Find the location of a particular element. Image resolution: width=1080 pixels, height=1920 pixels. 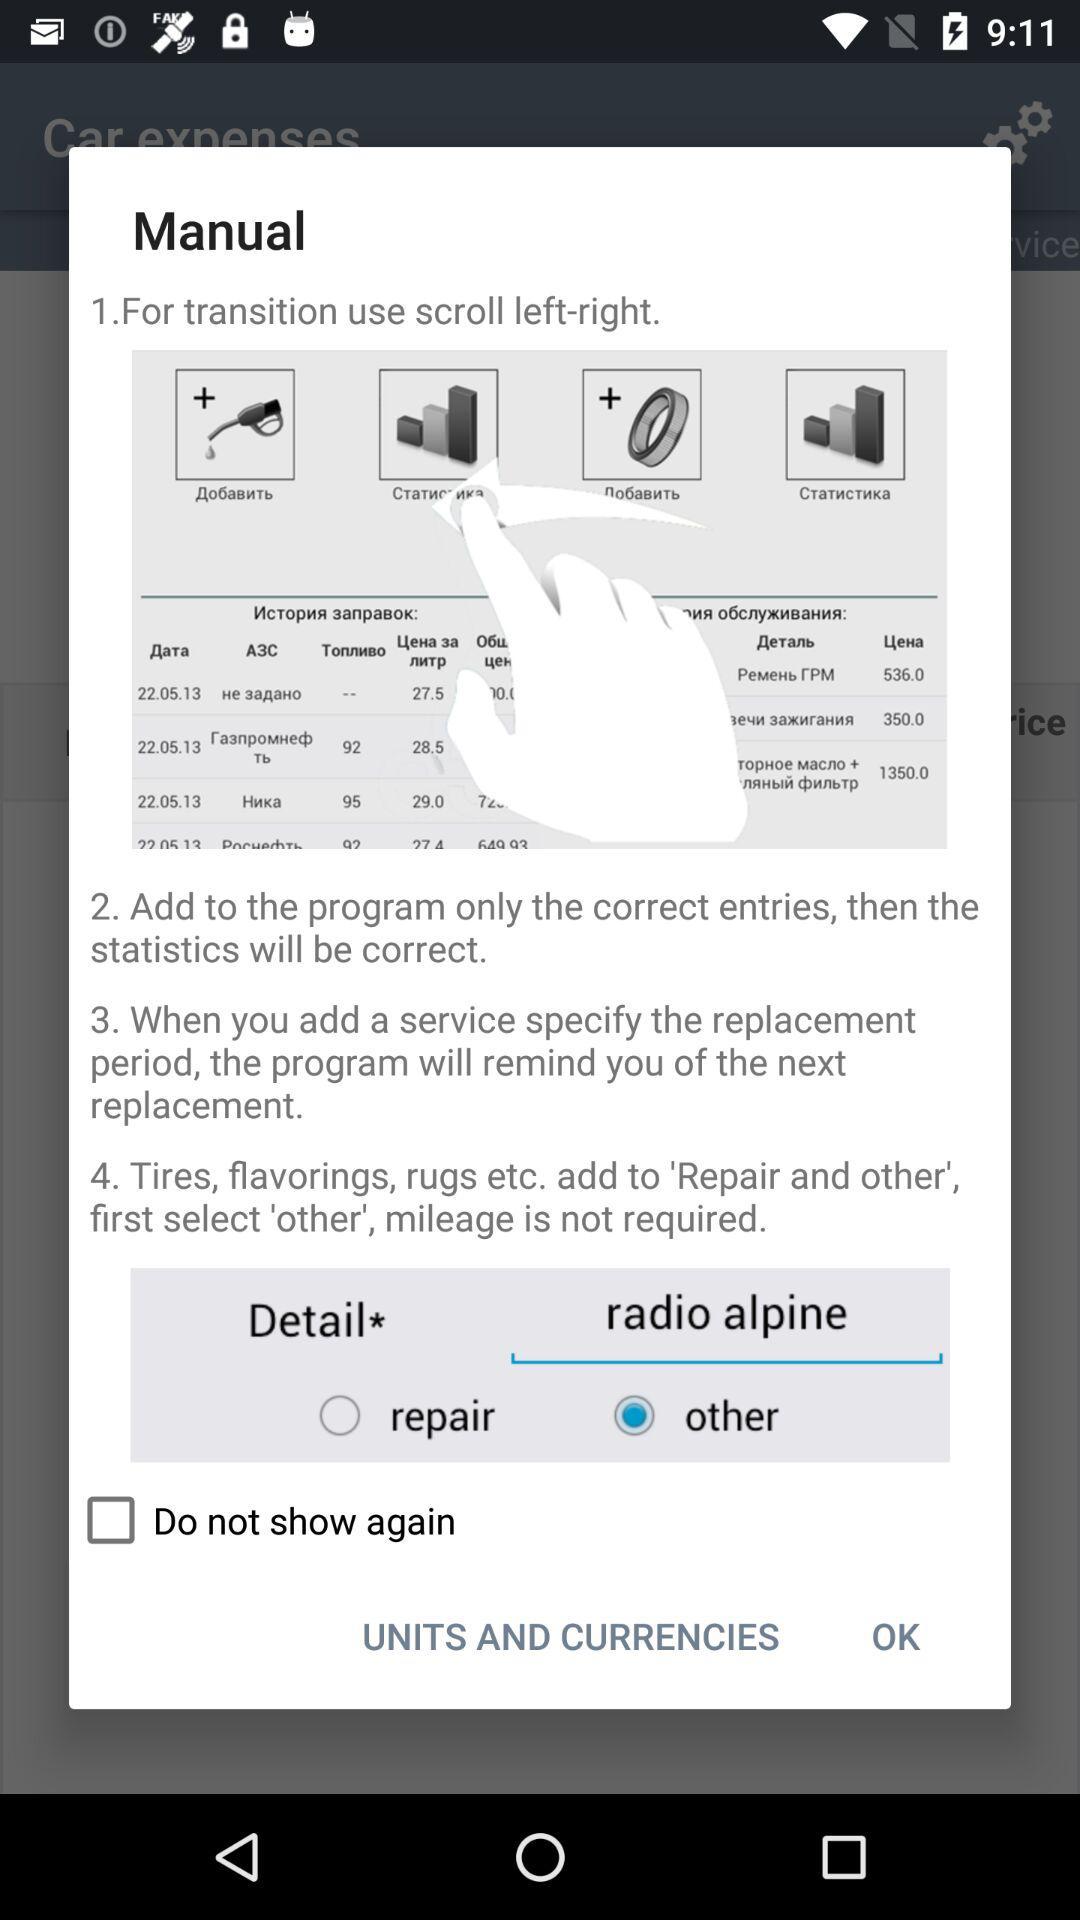

ok at the bottom right corner is located at coordinates (894, 1635).